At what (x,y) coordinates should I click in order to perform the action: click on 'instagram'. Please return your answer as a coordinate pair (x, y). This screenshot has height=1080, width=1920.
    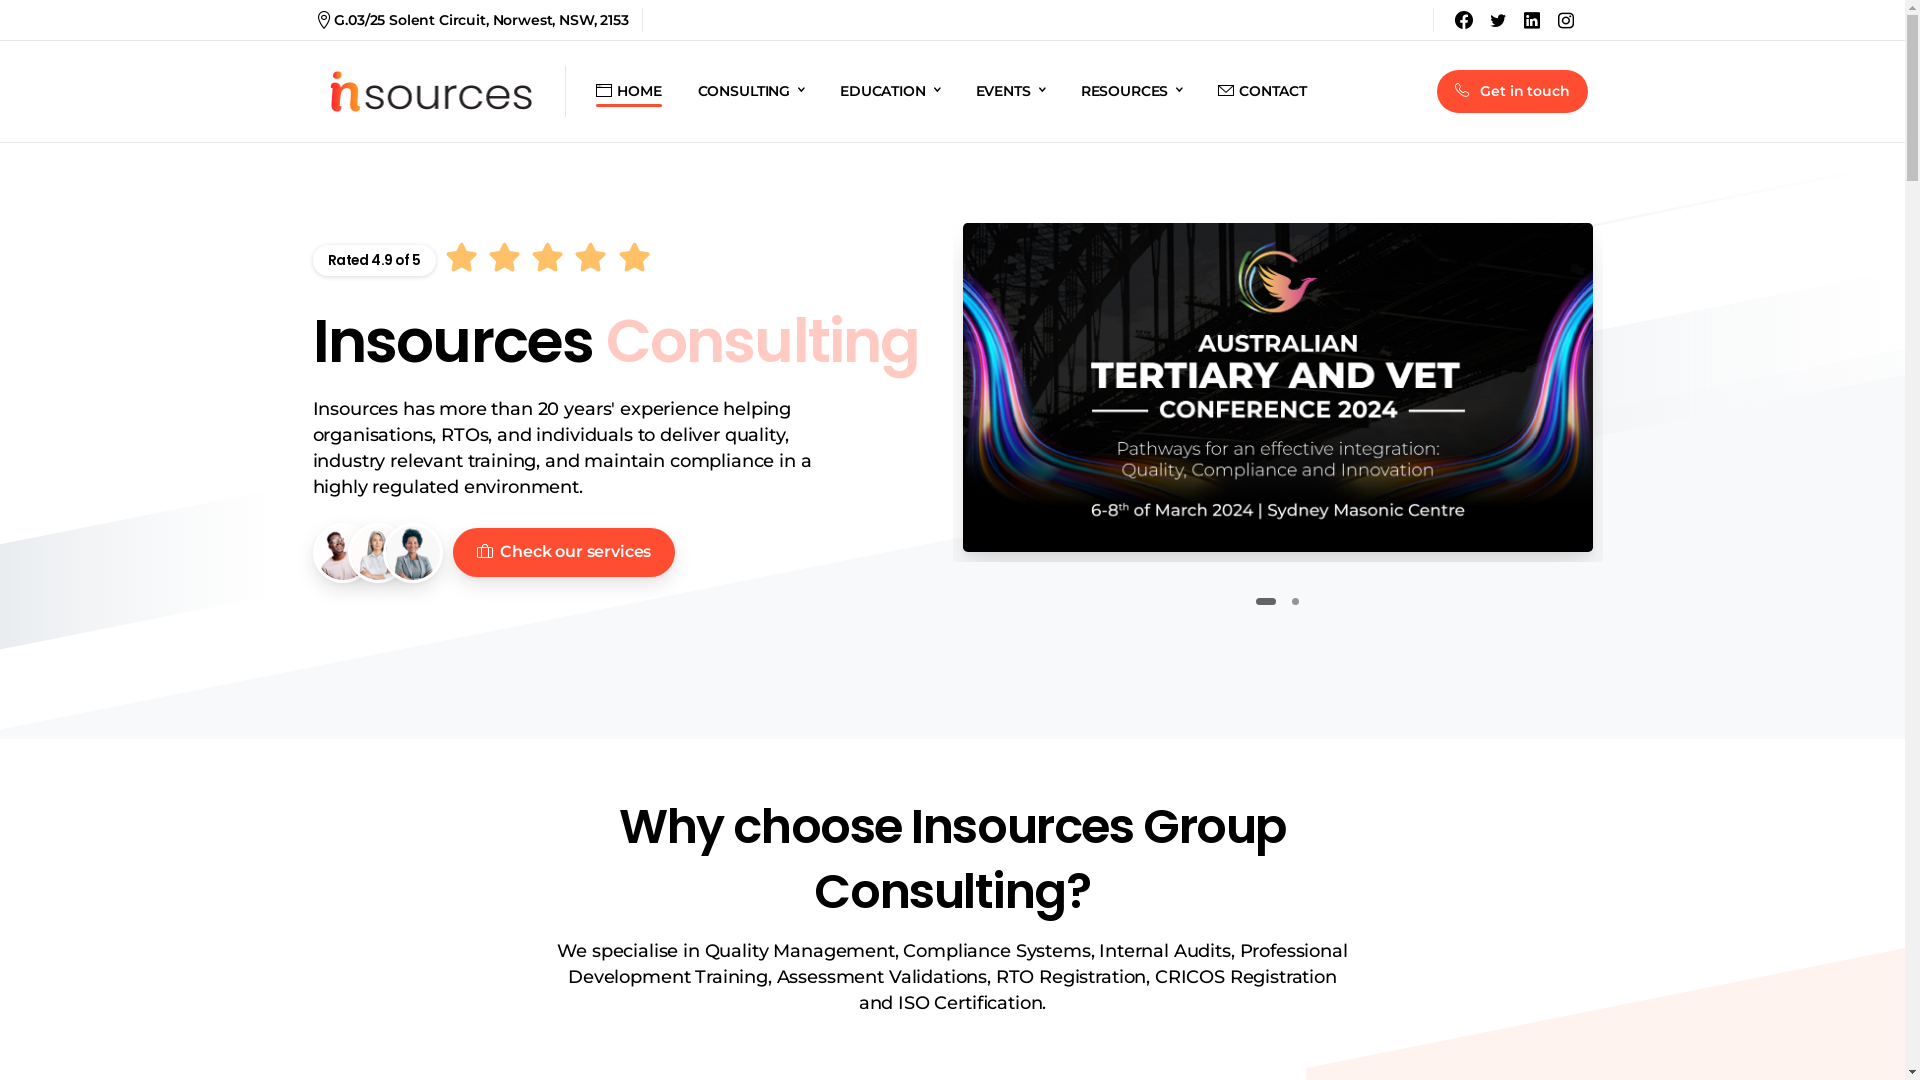
    Looking at the image, I should click on (1564, 19).